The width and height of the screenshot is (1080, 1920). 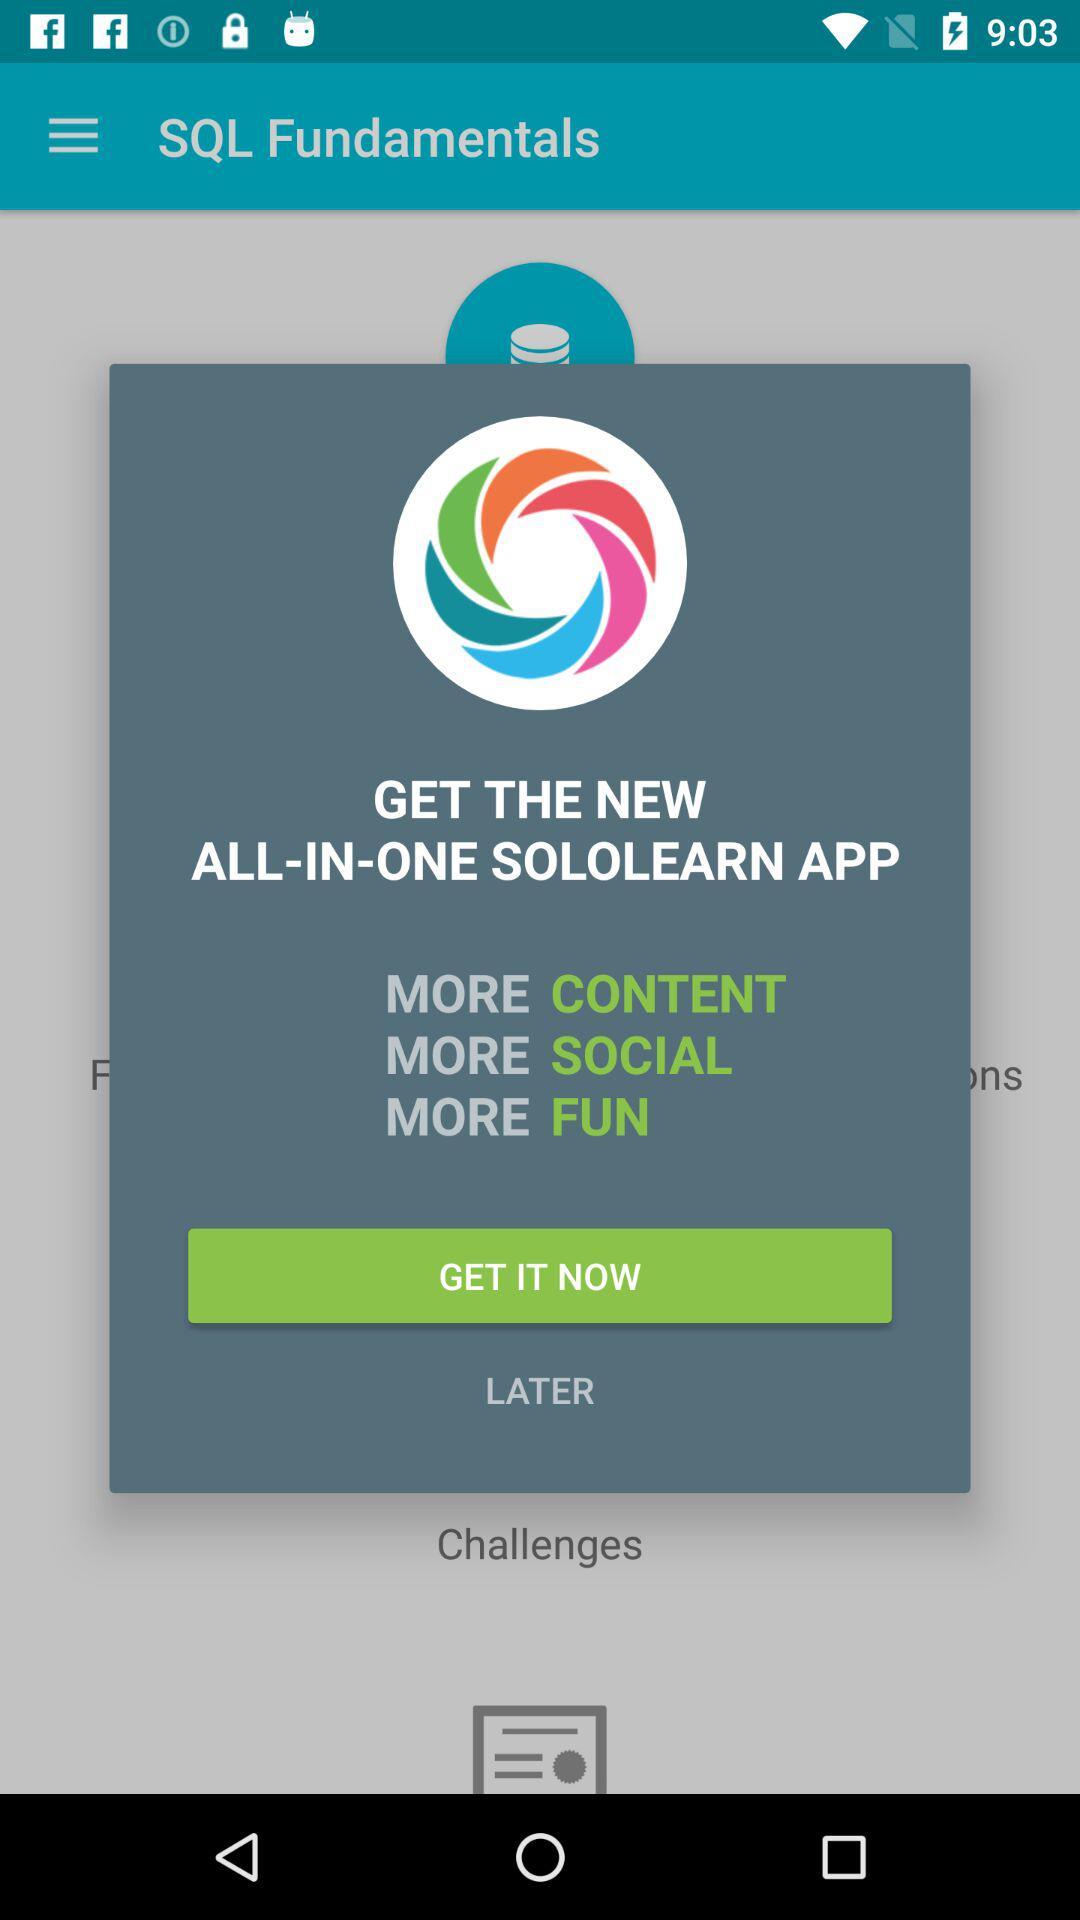 What do you see at coordinates (540, 1388) in the screenshot?
I see `the icon at the bottom` at bounding box center [540, 1388].